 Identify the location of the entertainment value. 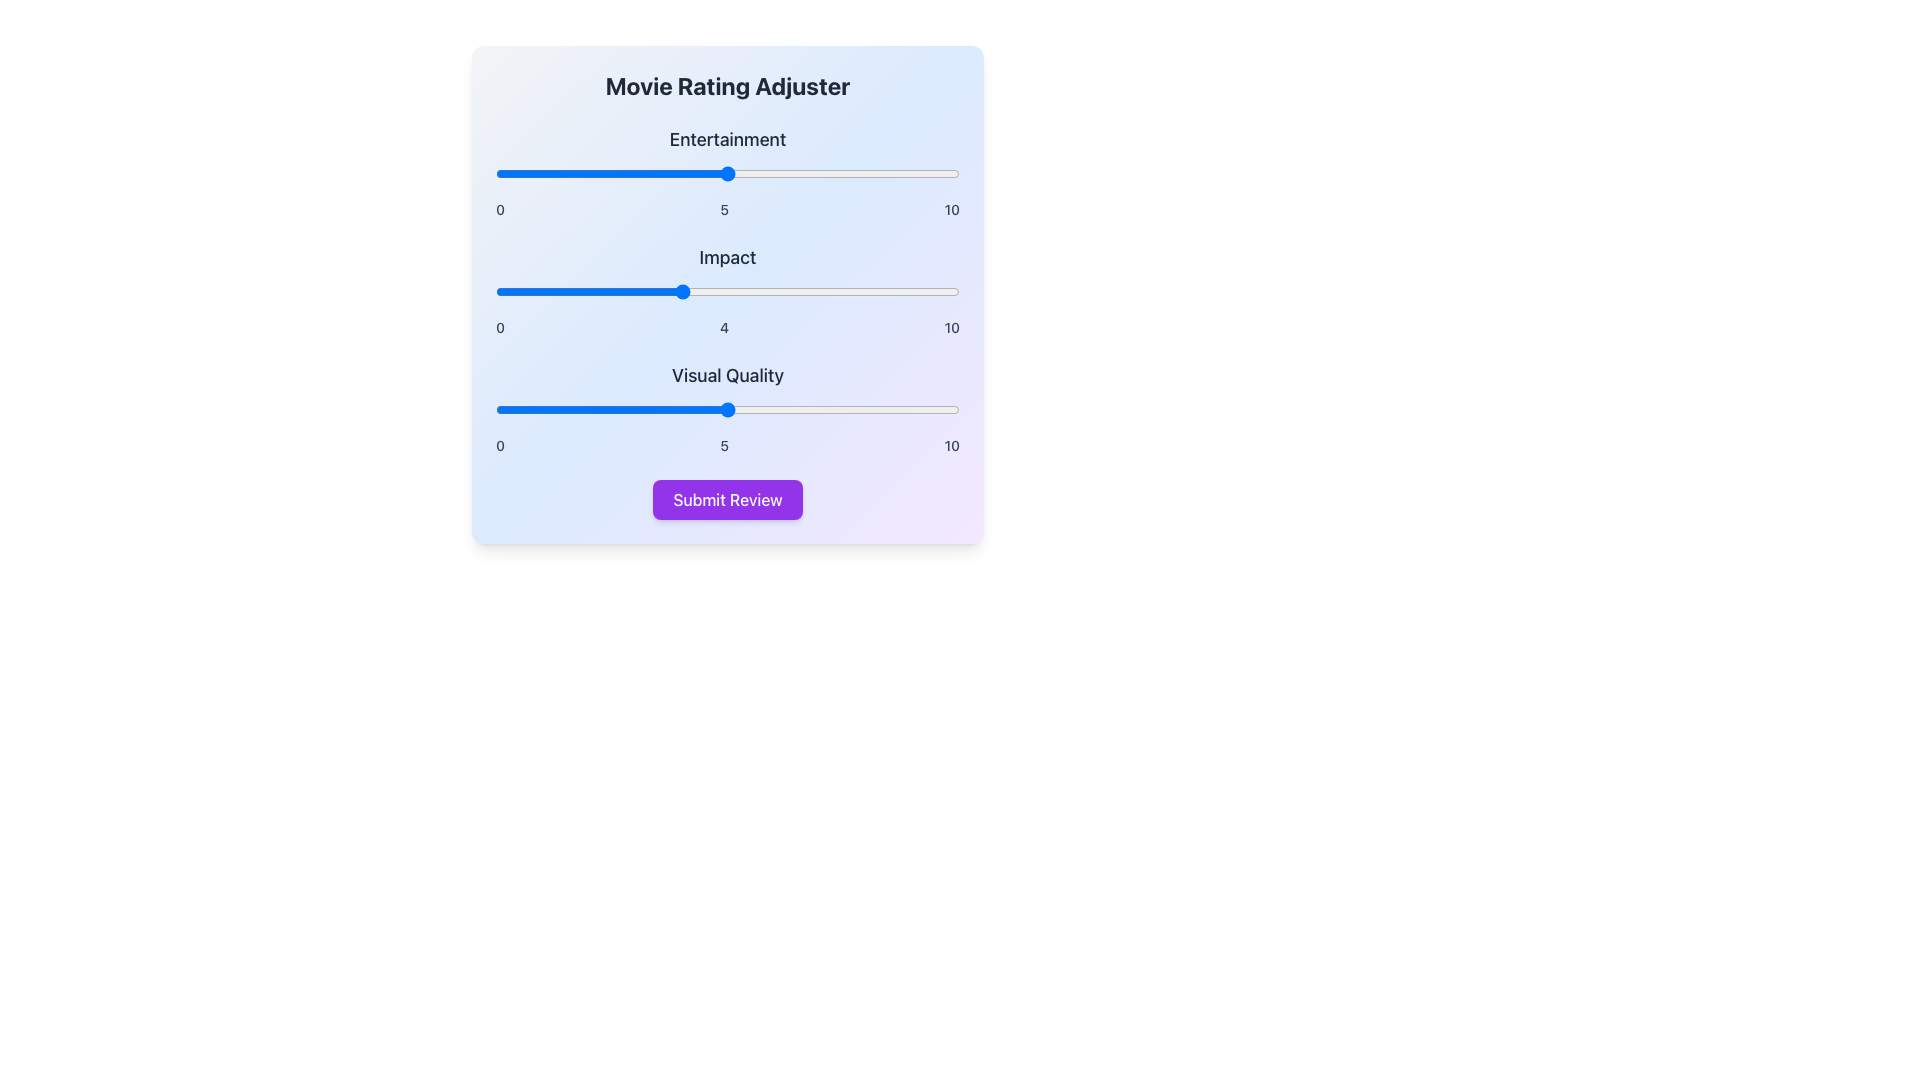
(867, 172).